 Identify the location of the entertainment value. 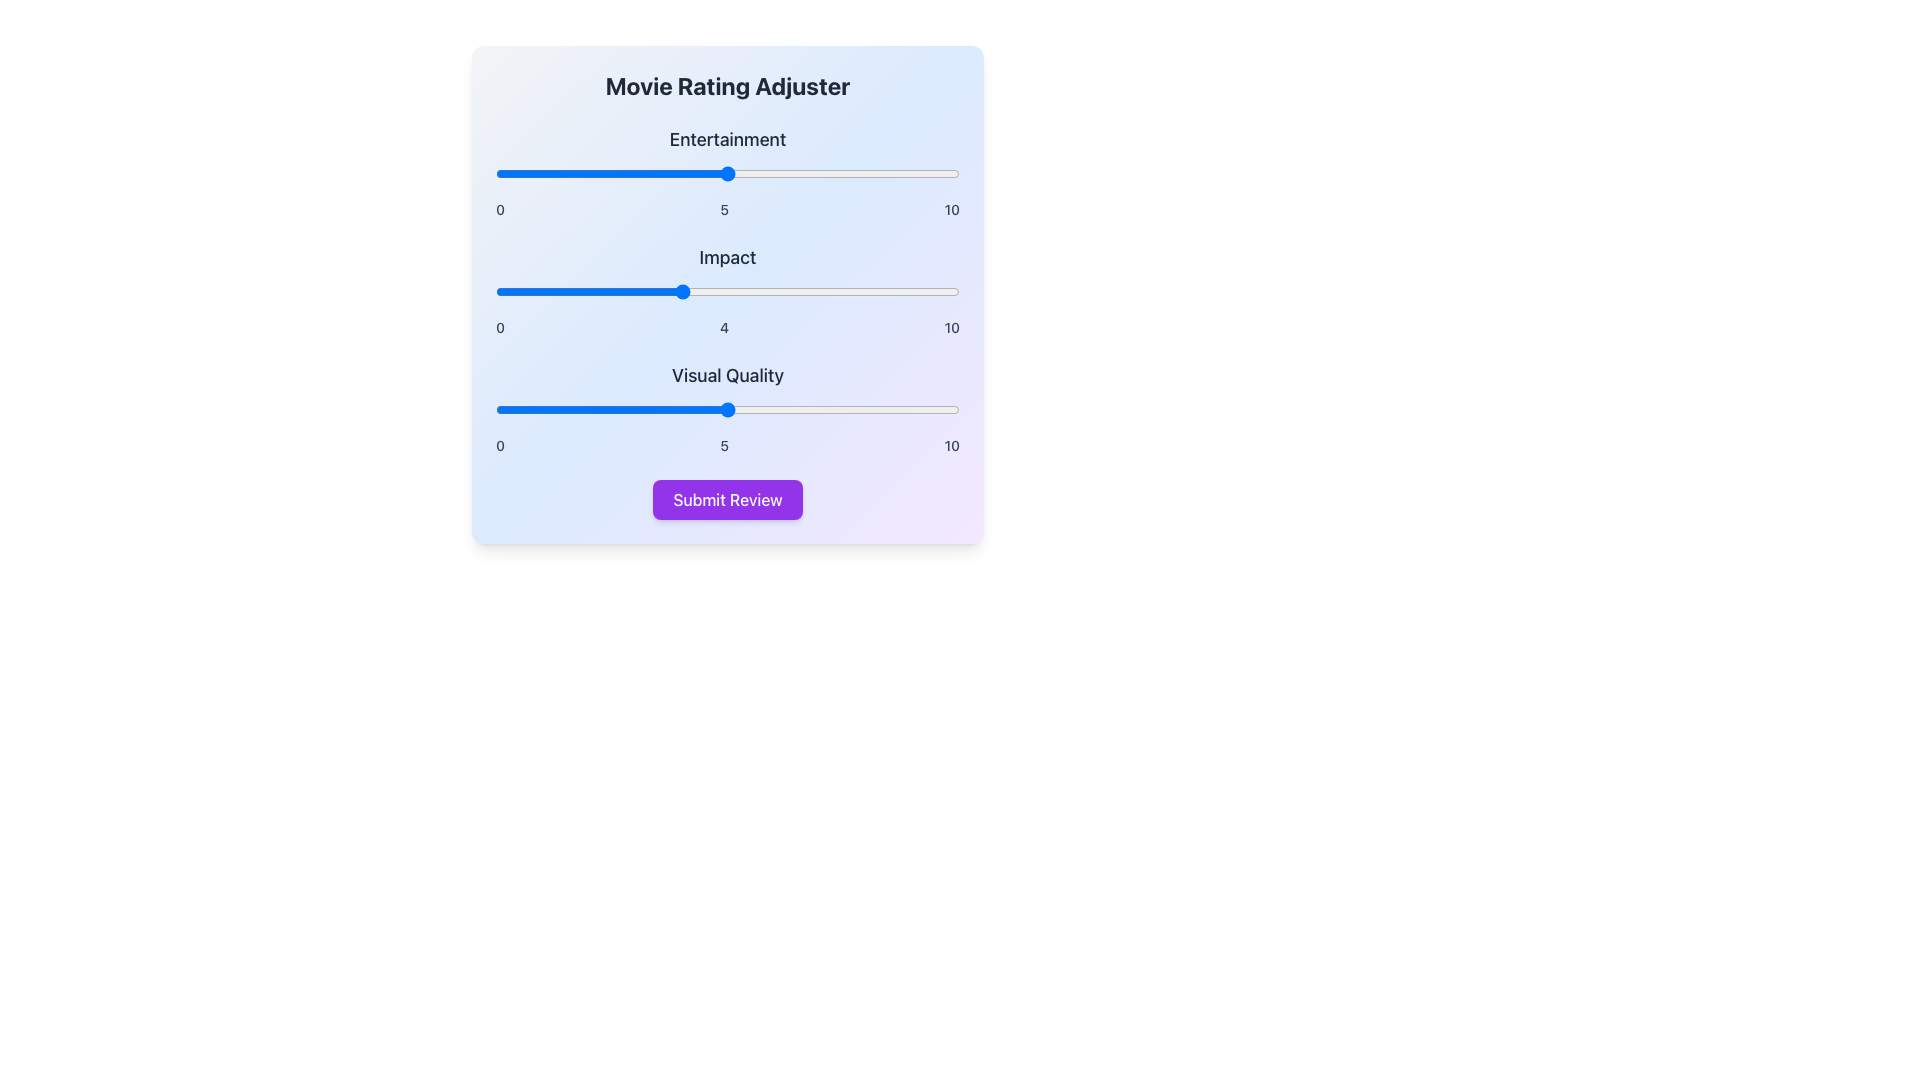
(867, 172).